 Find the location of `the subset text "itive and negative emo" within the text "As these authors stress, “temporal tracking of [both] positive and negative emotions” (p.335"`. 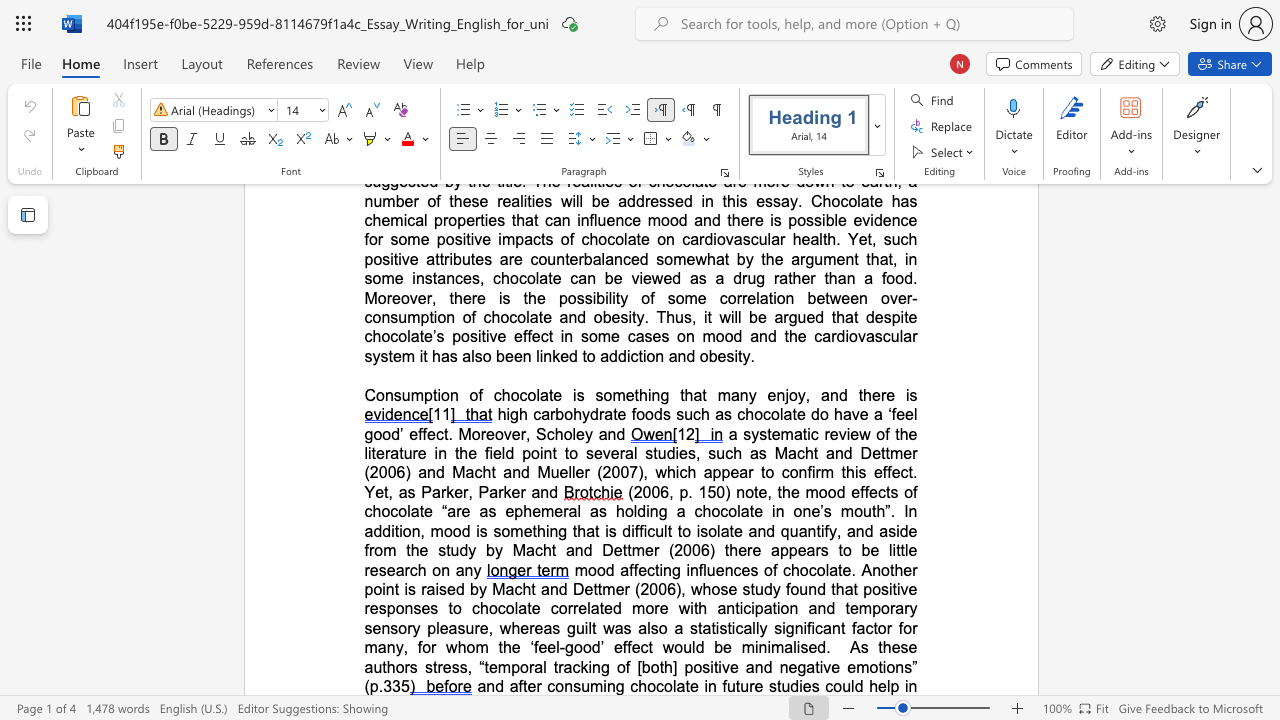

the subset text "itive and negative emo" within the text "As these authors stress, “temporal tracking of [both] positive and negative emotions” (p.335" is located at coordinates (710, 667).